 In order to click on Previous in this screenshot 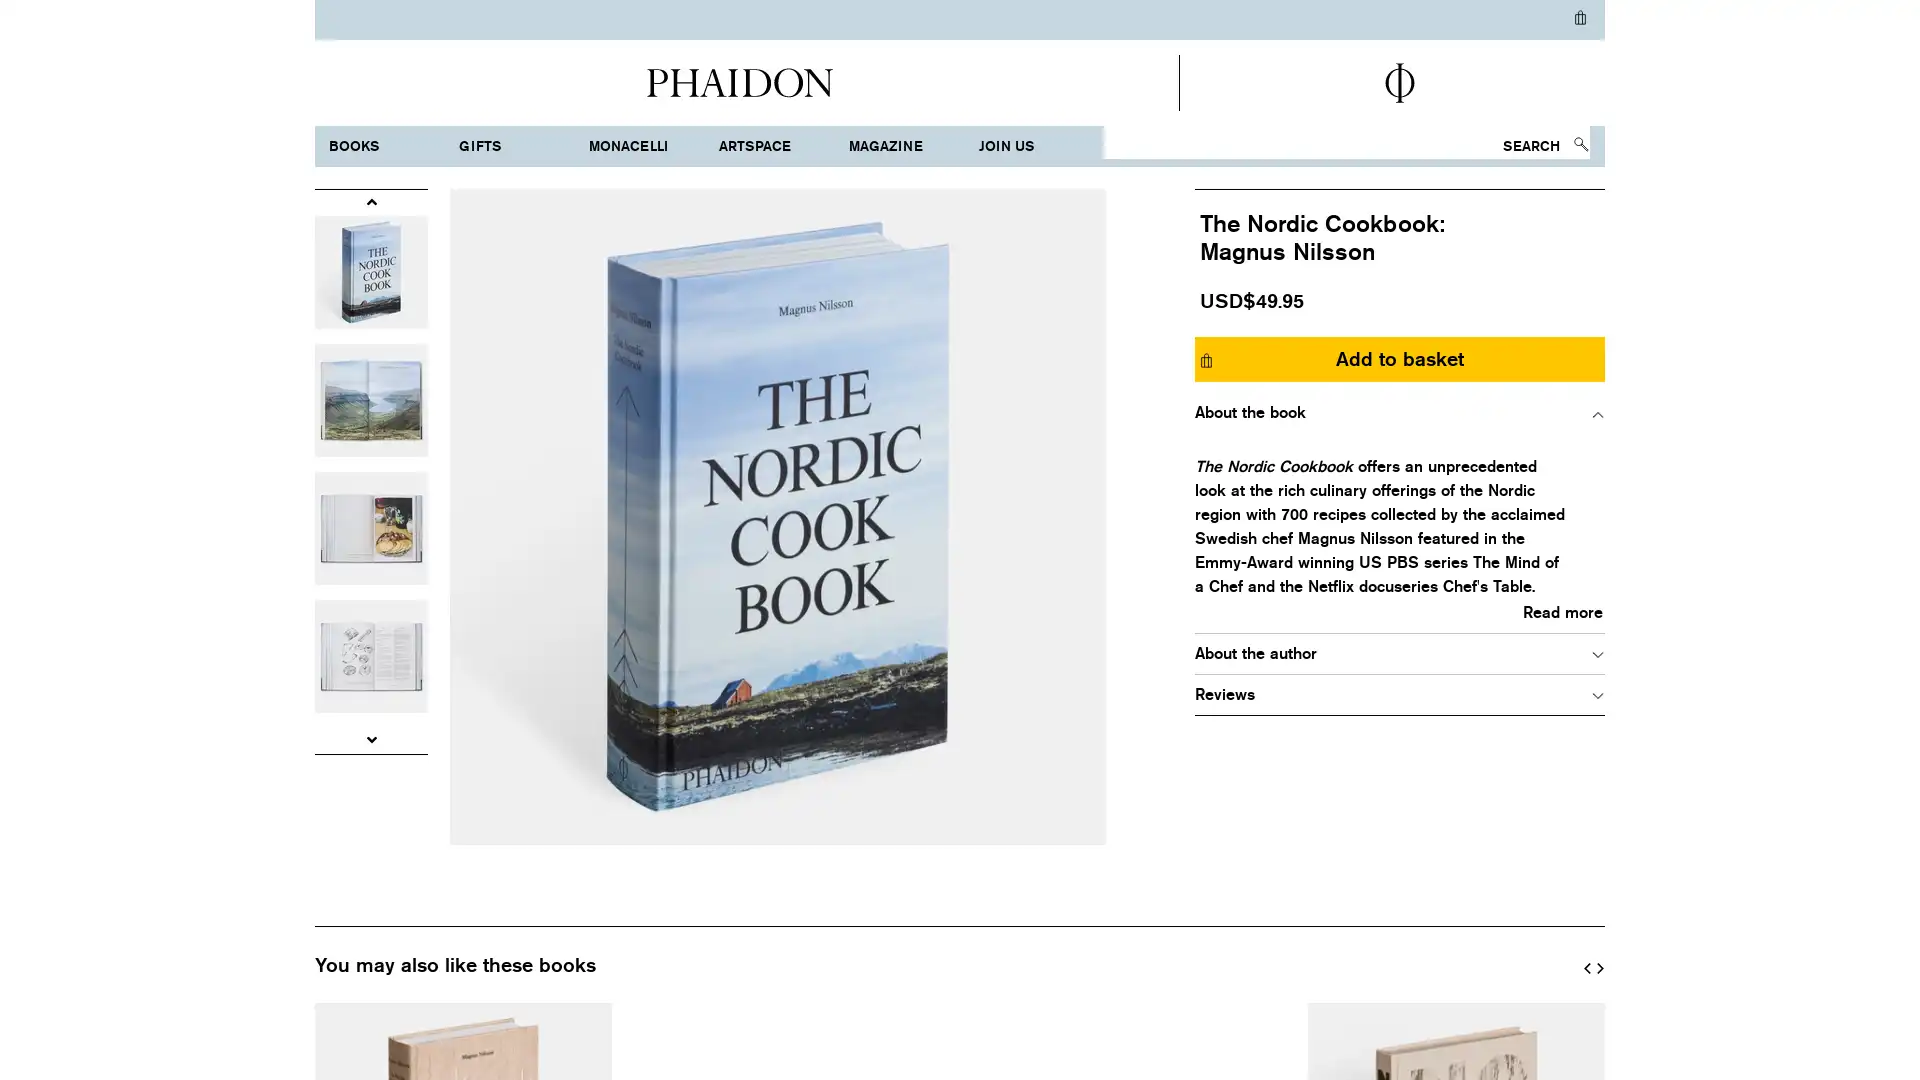, I will do `click(371, 201)`.